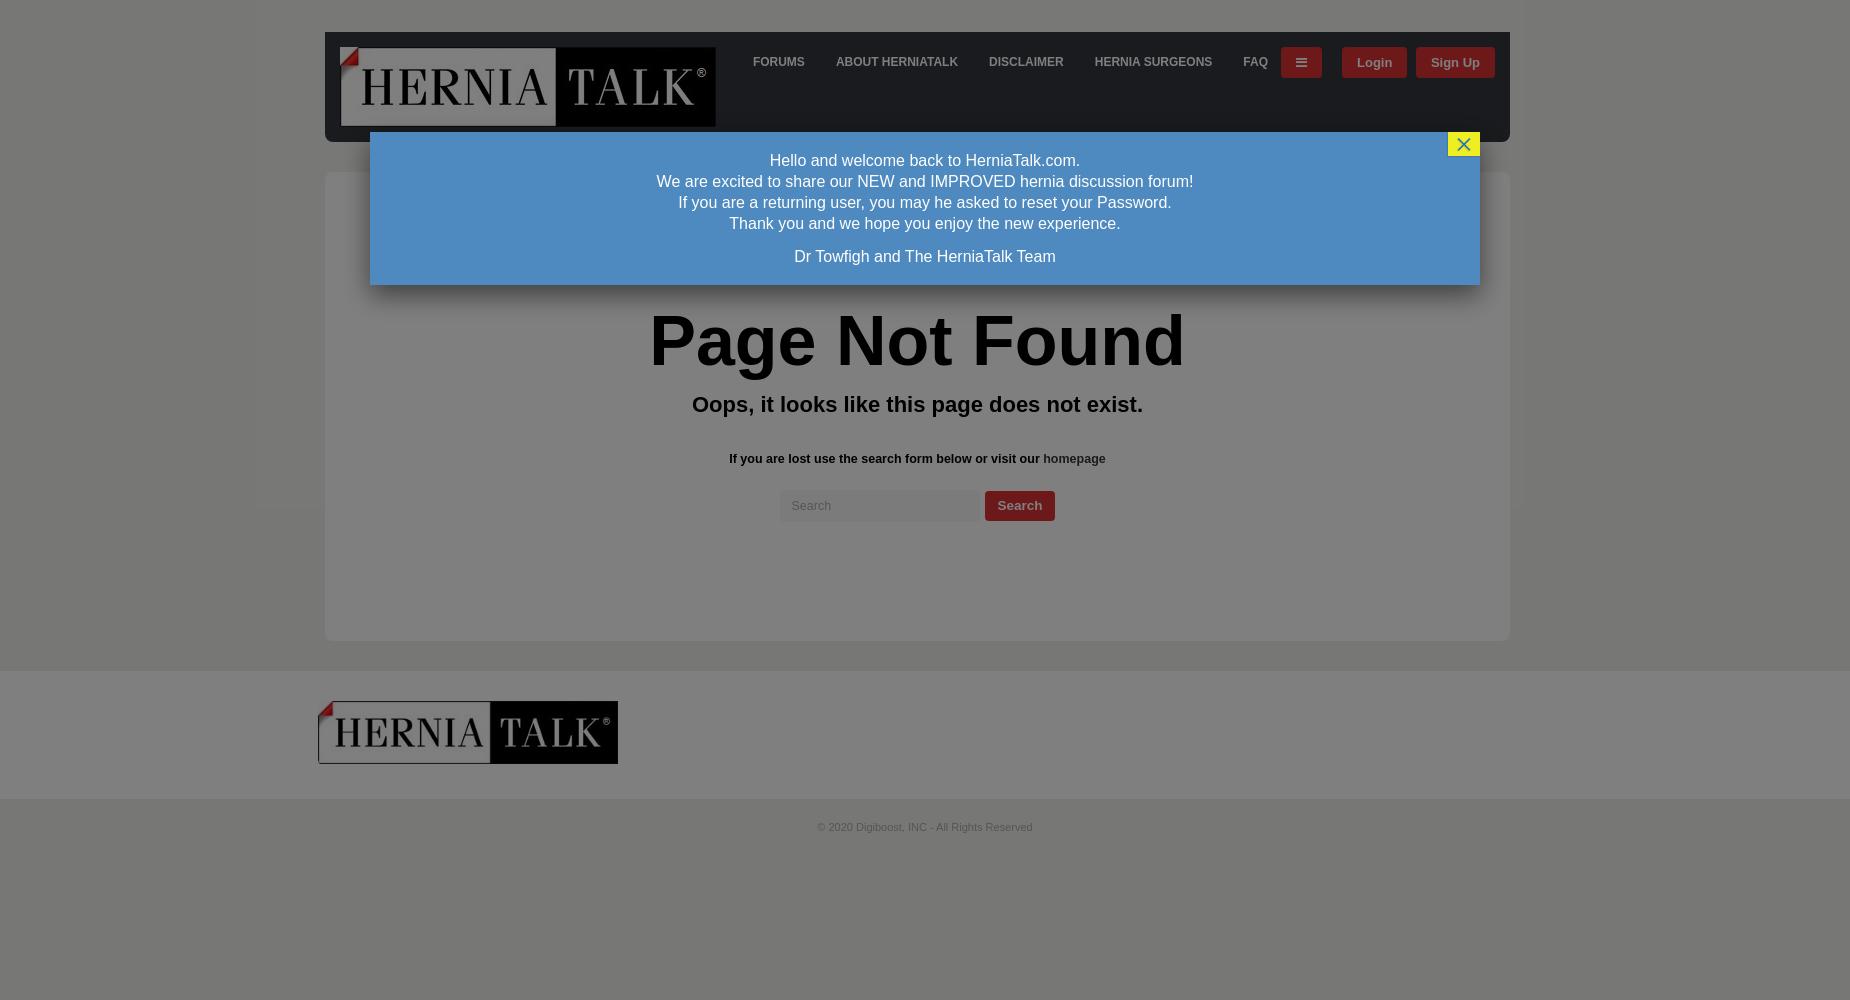 The image size is (1850, 1000). I want to click on 'If you are lost use the search form below or visit our', so click(729, 458).